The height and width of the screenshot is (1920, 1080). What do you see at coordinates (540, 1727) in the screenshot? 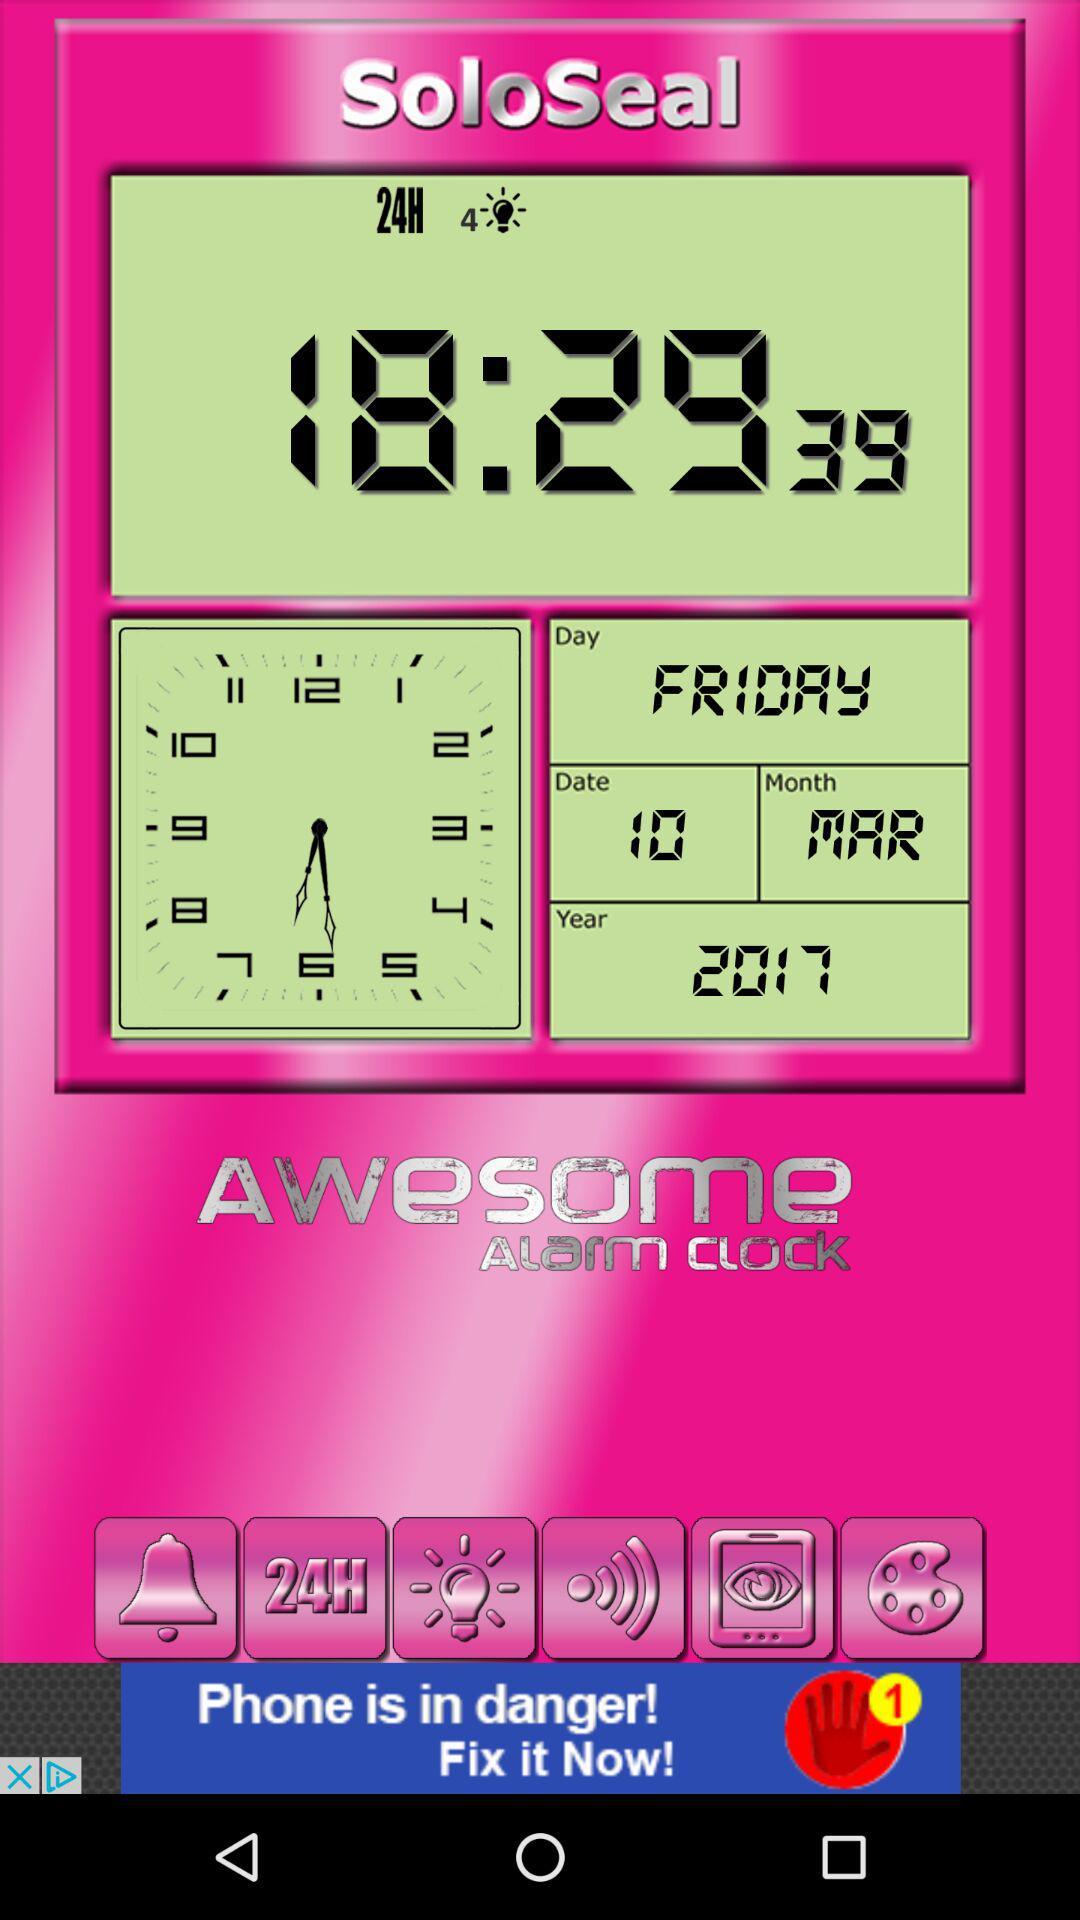
I see `phone advertisement` at bounding box center [540, 1727].